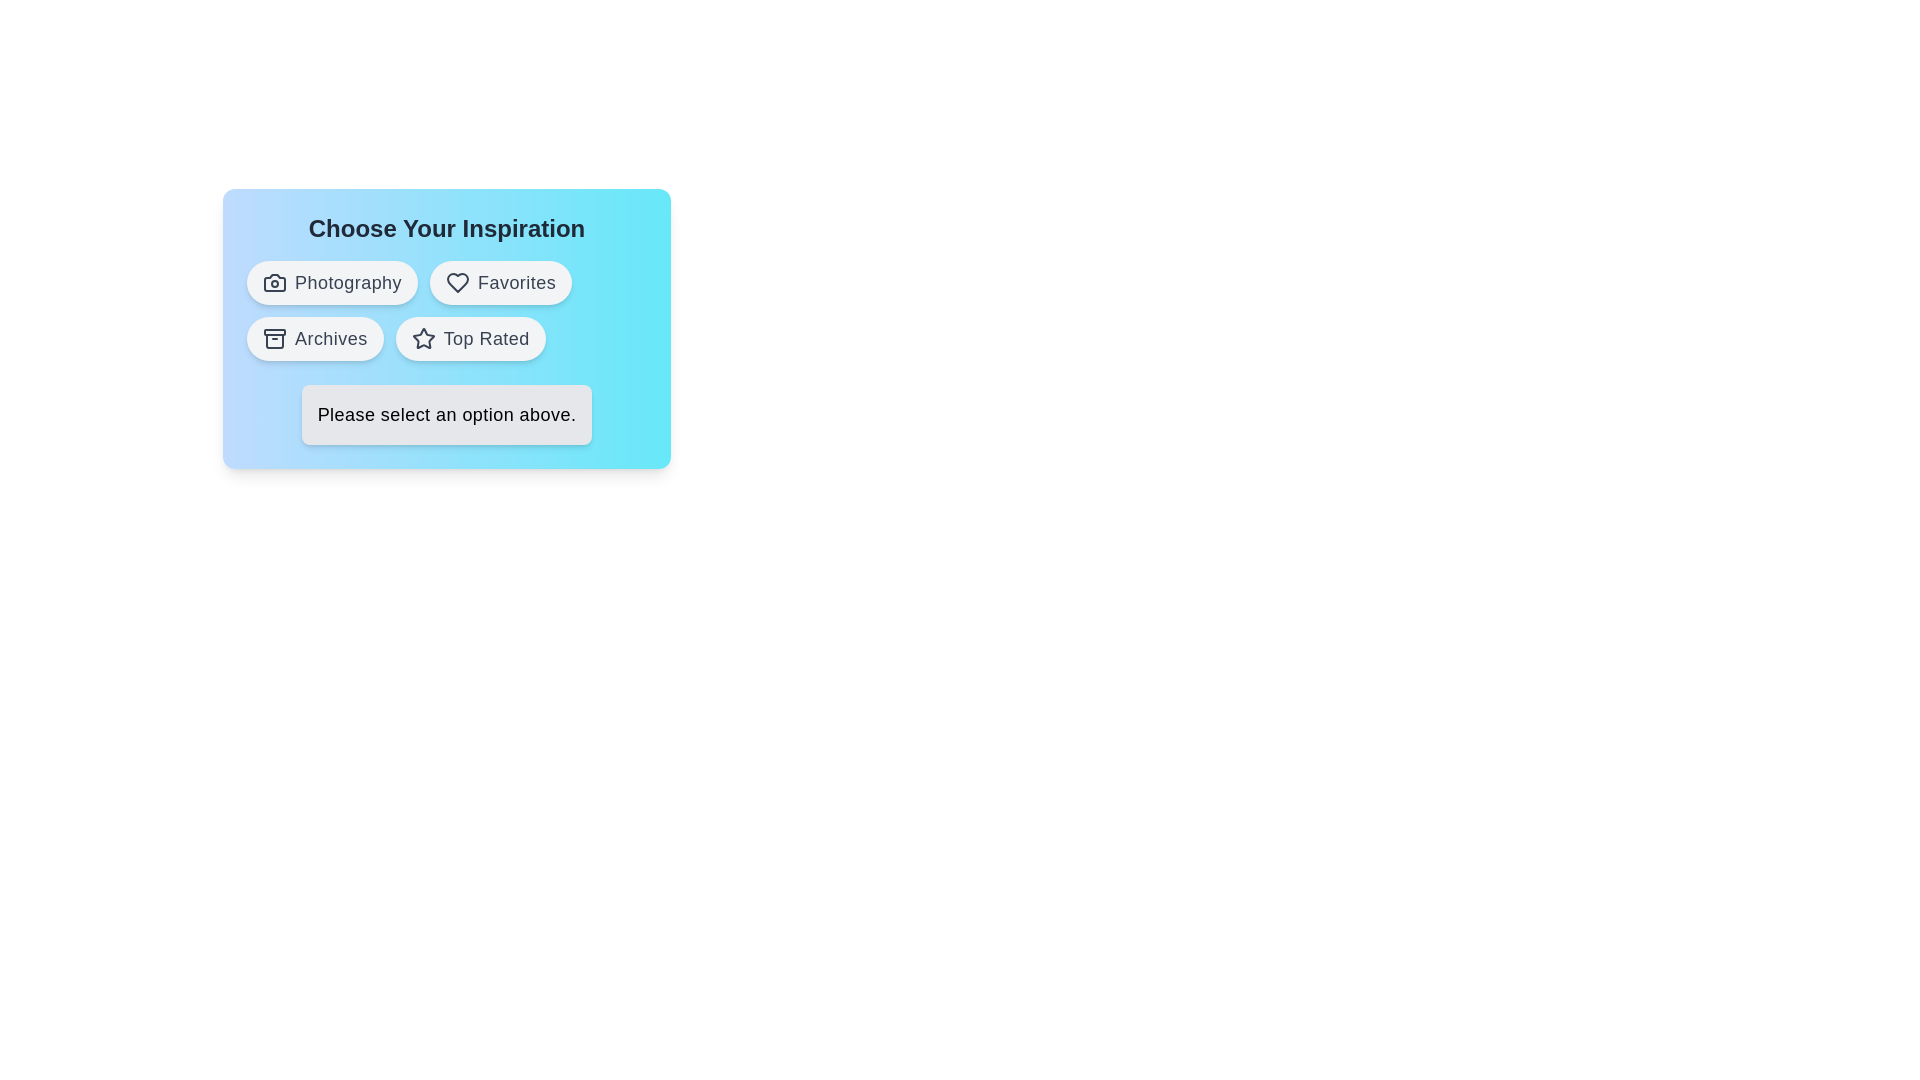  Describe the element at coordinates (348, 282) in the screenshot. I see `the 'Photography' button with a camera icon, which is the first button in a group of four` at that location.